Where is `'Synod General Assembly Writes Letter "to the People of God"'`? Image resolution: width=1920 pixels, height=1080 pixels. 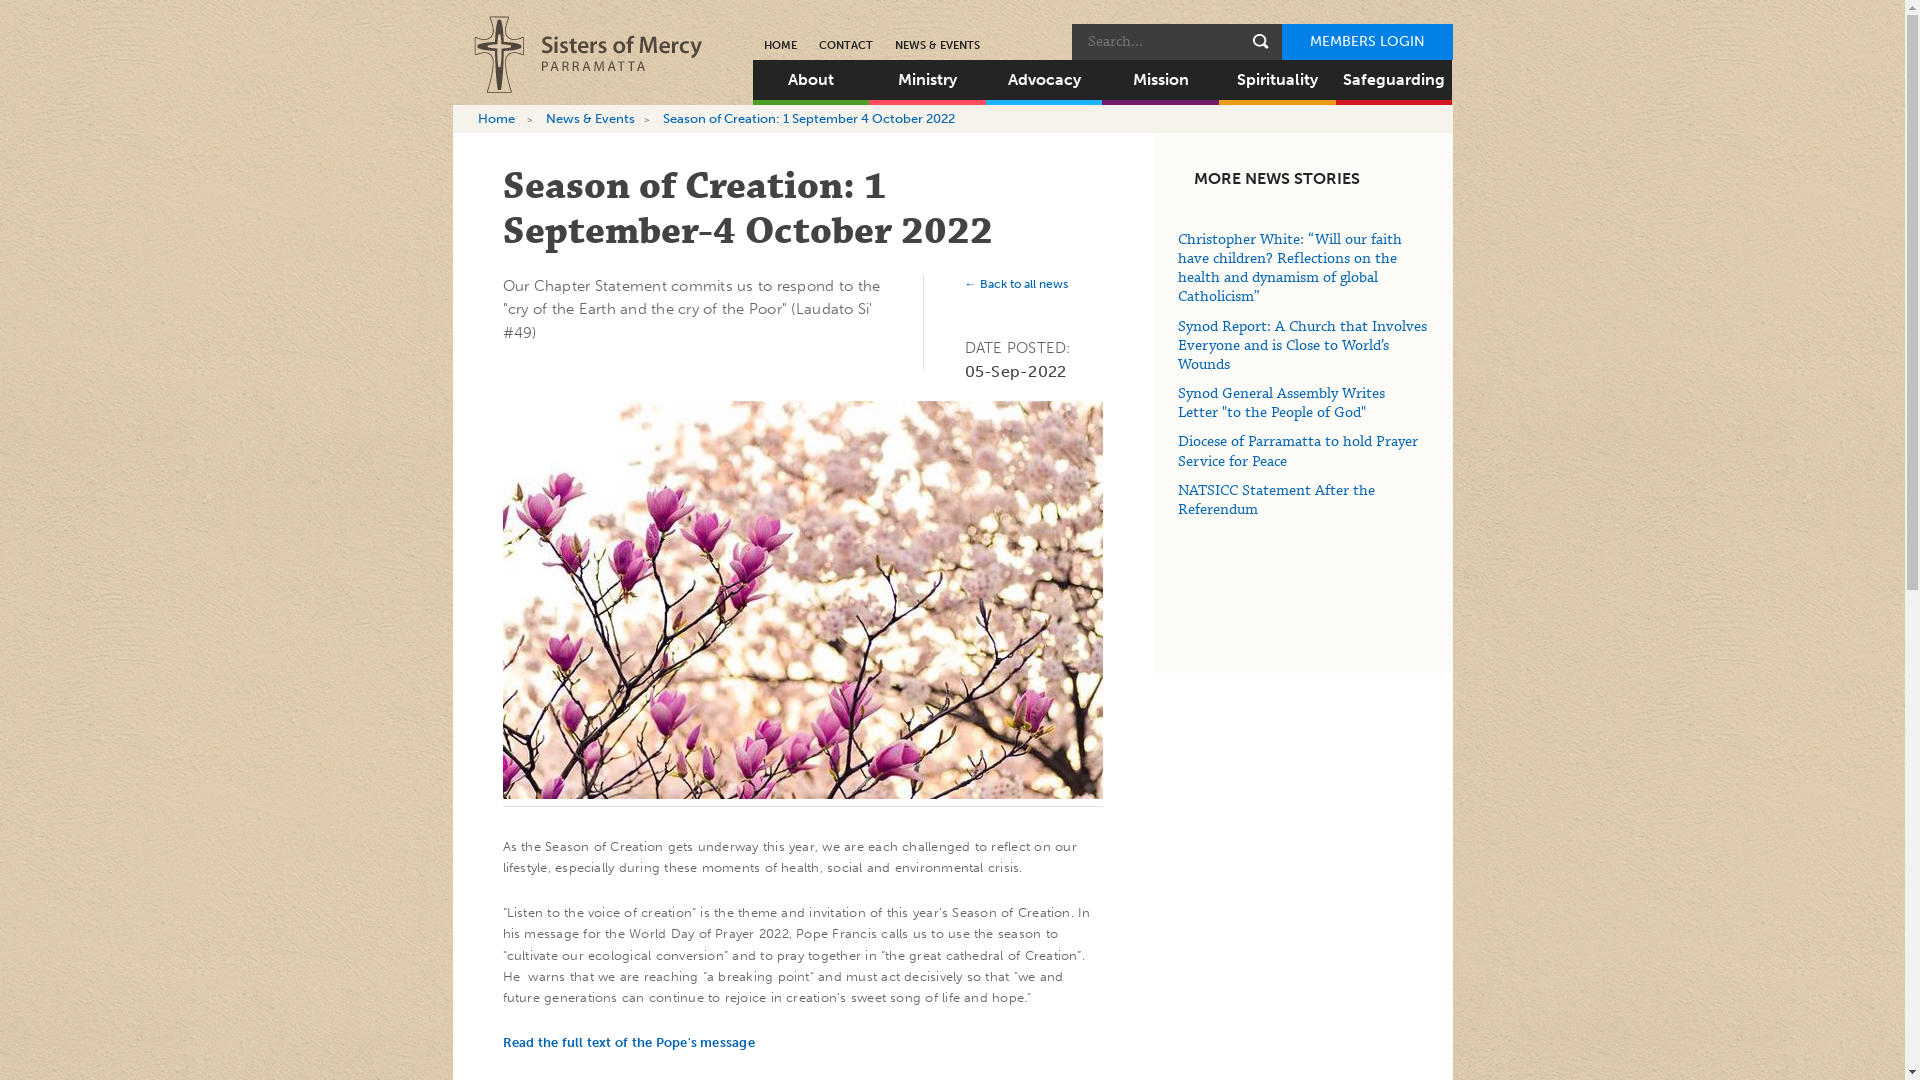 'Synod General Assembly Writes Letter "to the People of God"' is located at coordinates (1281, 403).